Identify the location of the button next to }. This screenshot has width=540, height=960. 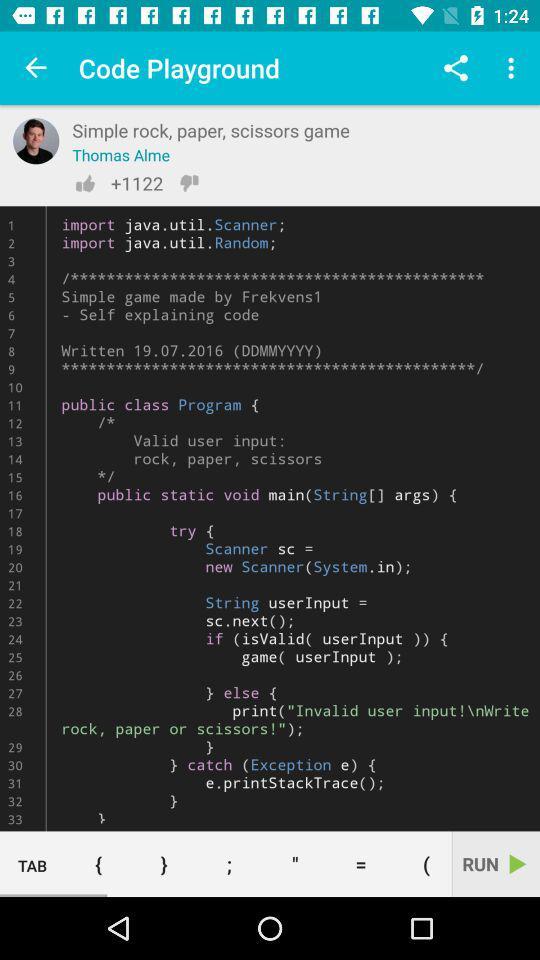
(97, 863).